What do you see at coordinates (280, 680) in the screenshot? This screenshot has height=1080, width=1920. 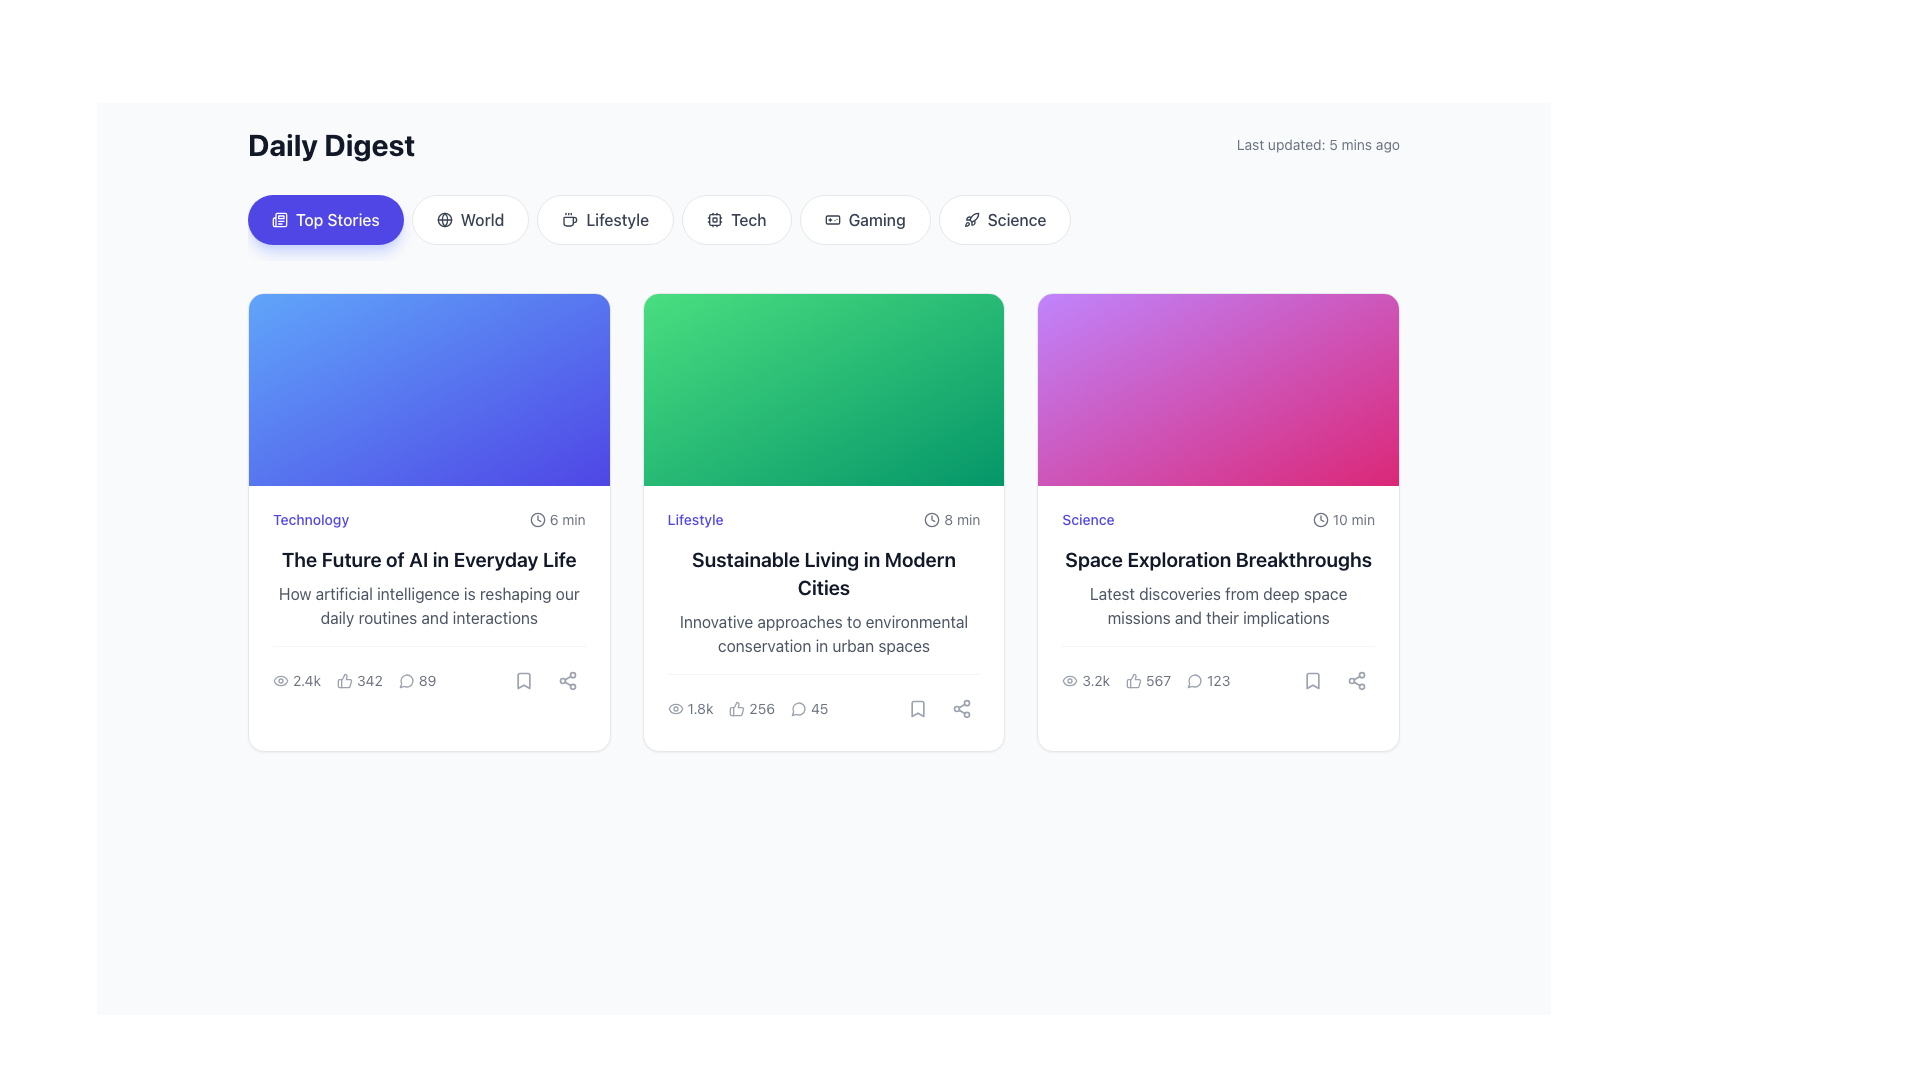 I see `the eye icon in the lower section of the first card` at bounding box center [280, 680].